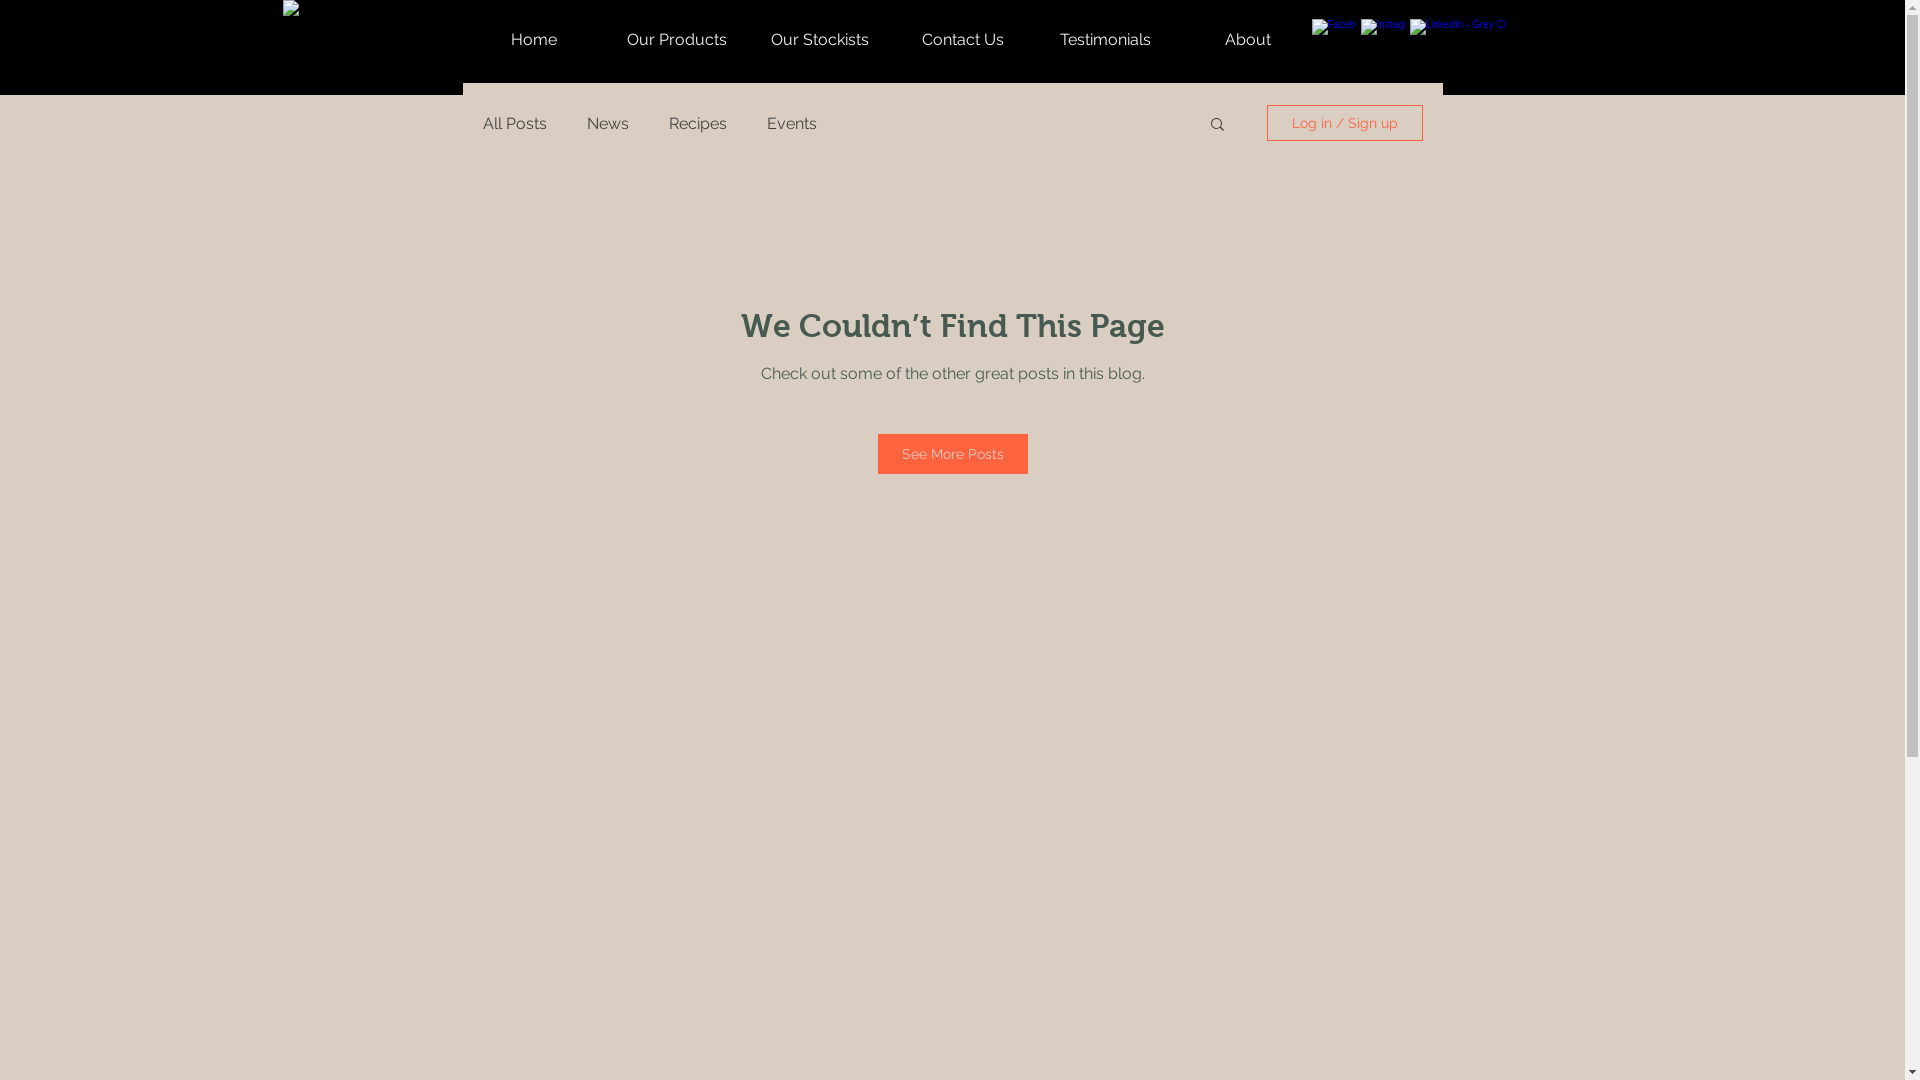 This screenshot has width=1920, height=1080. I want to click on 'Log in / Sign up', so click(1344, 123).